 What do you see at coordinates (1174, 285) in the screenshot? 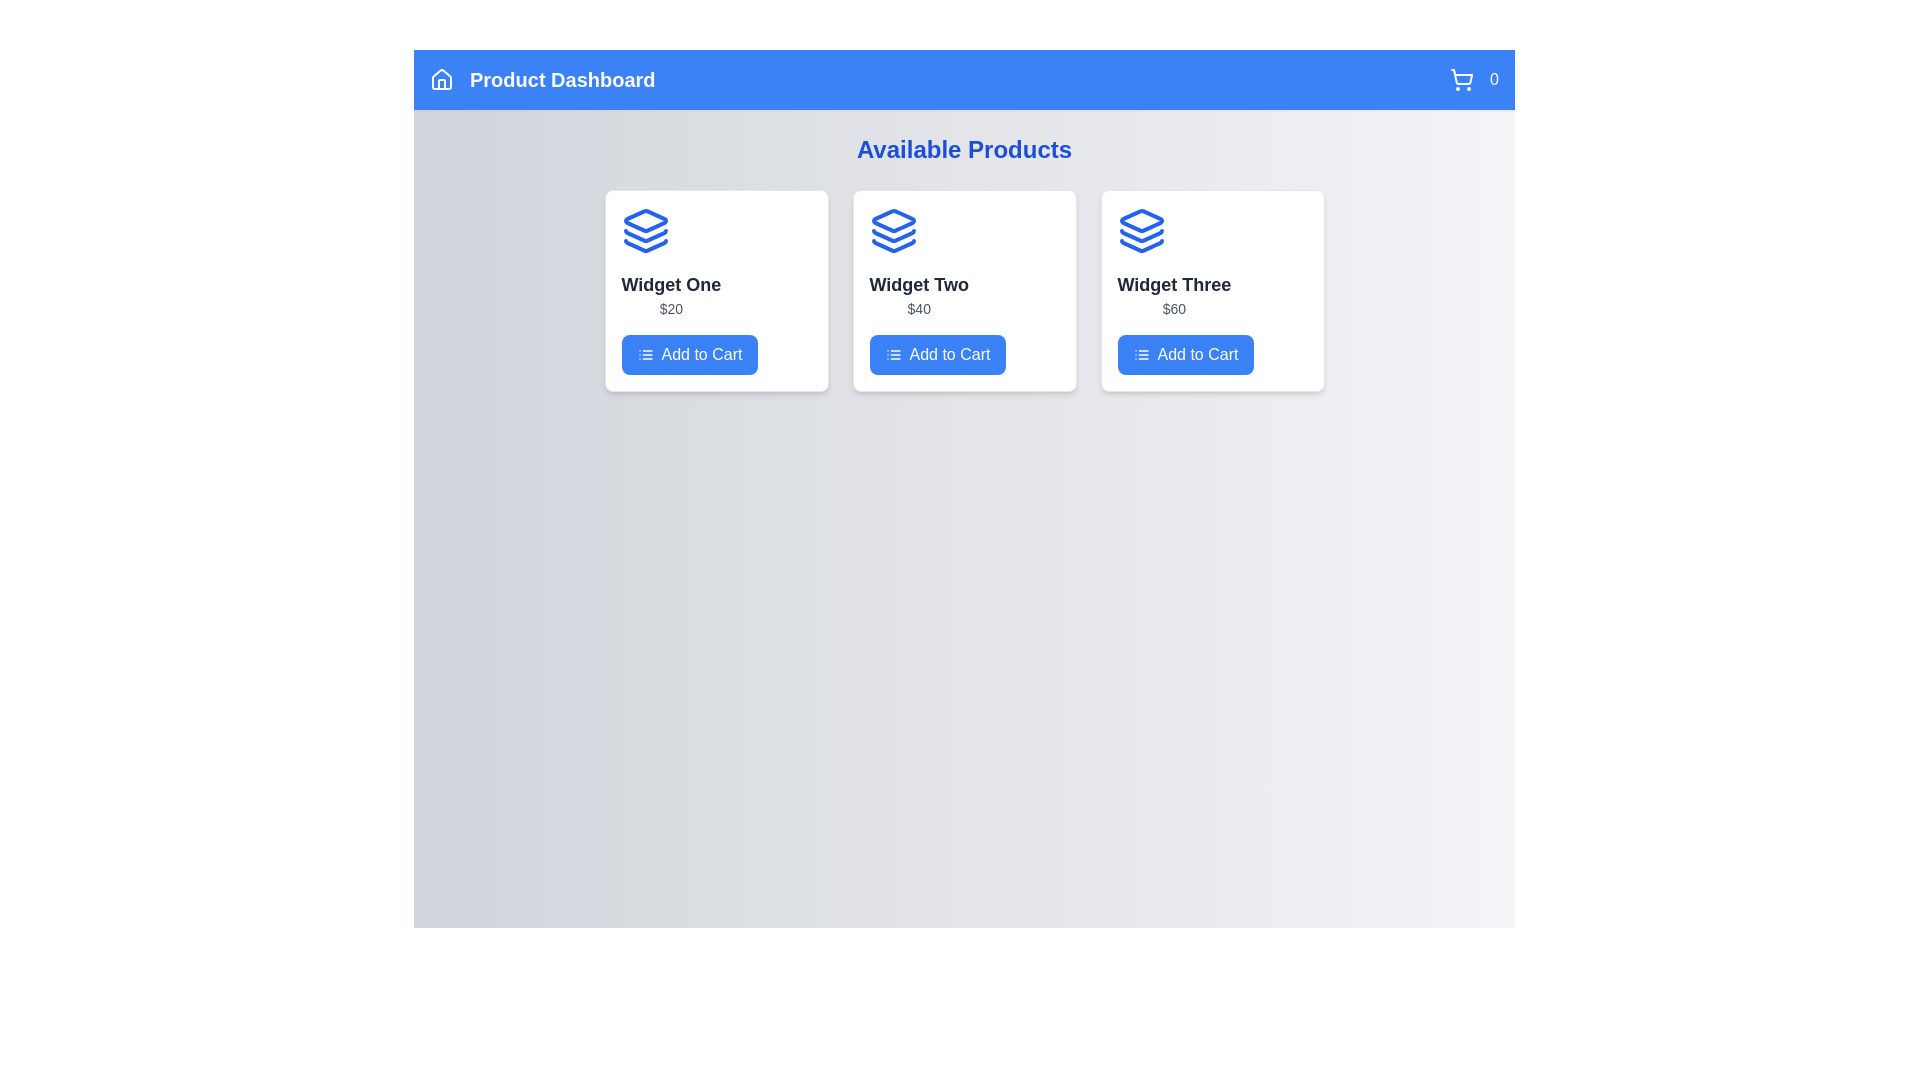
I see `the text label displaying 'Widget Three' which is styled in bold, large font and dark gray color, located at the top center of the third product card` at bounding box center [1174, 285].